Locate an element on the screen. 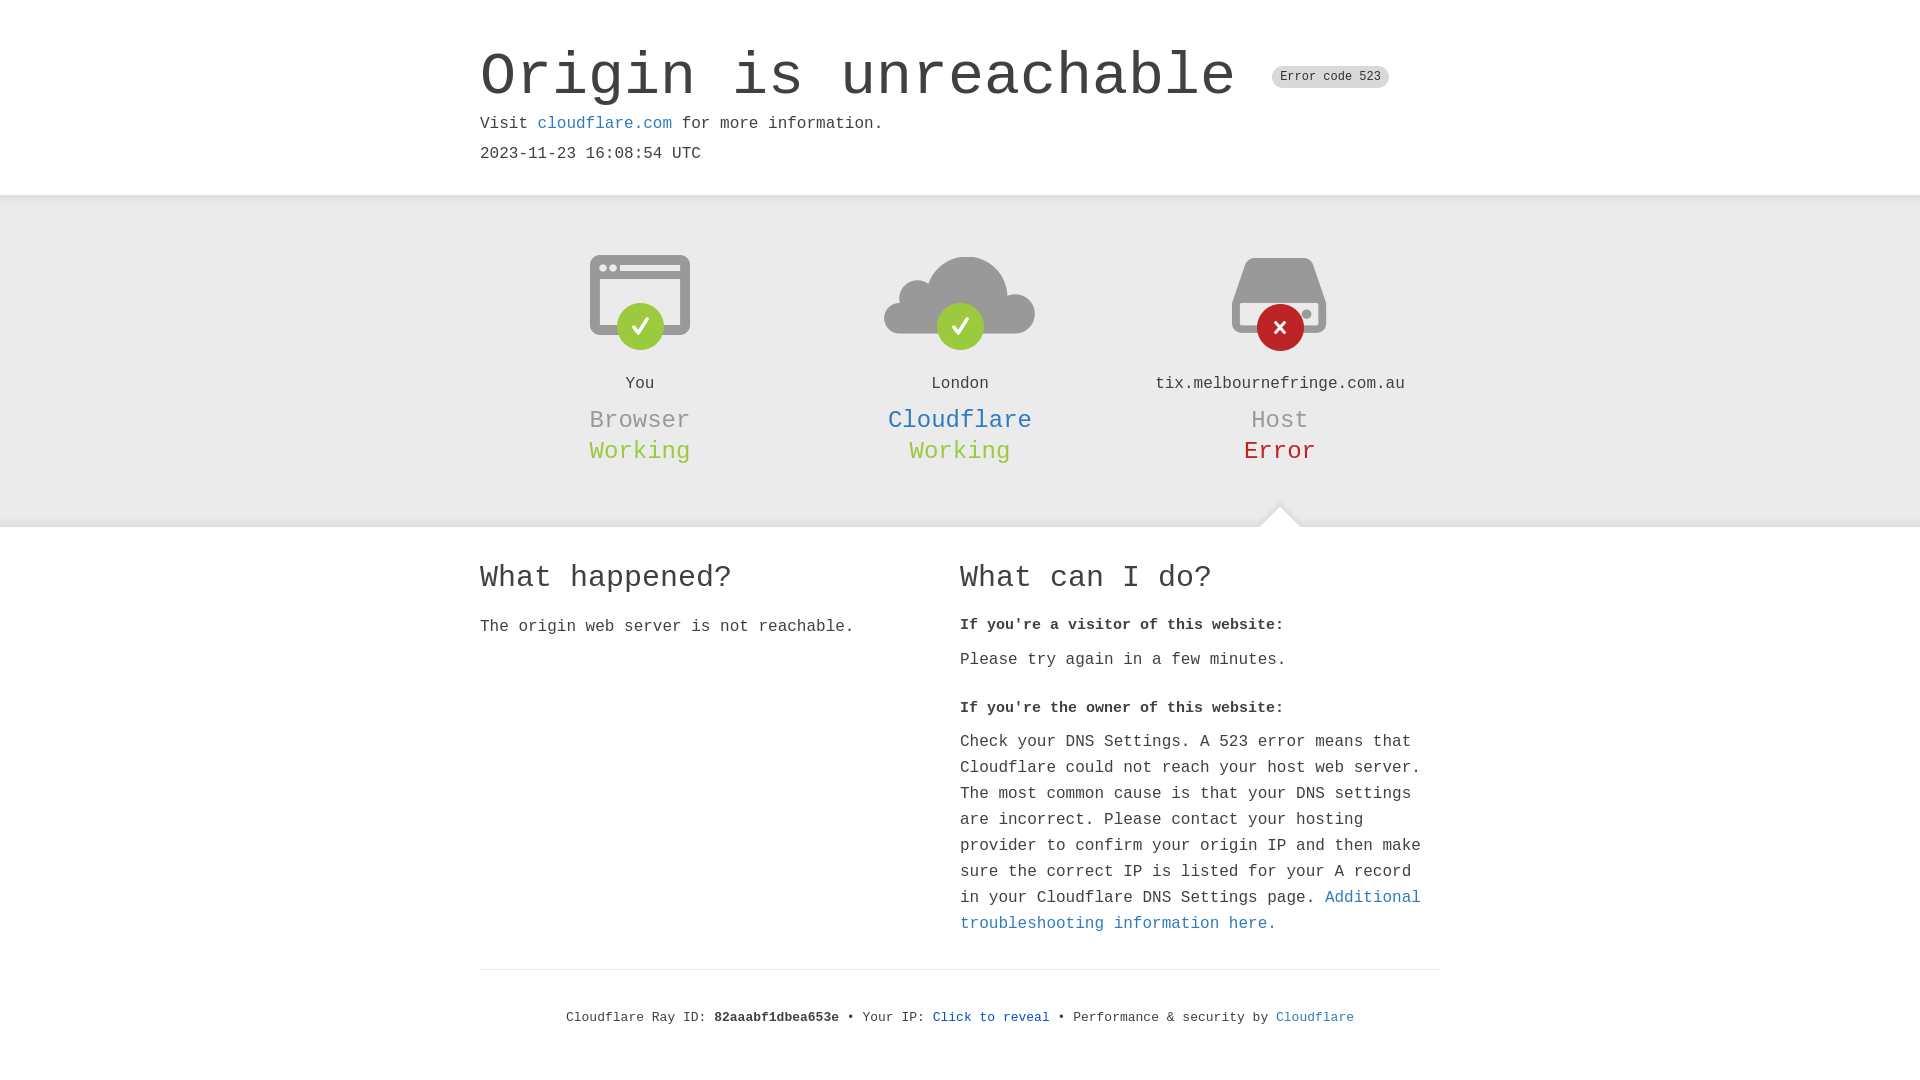  'Cloudflare' is located at coordinates (1275, 1017).